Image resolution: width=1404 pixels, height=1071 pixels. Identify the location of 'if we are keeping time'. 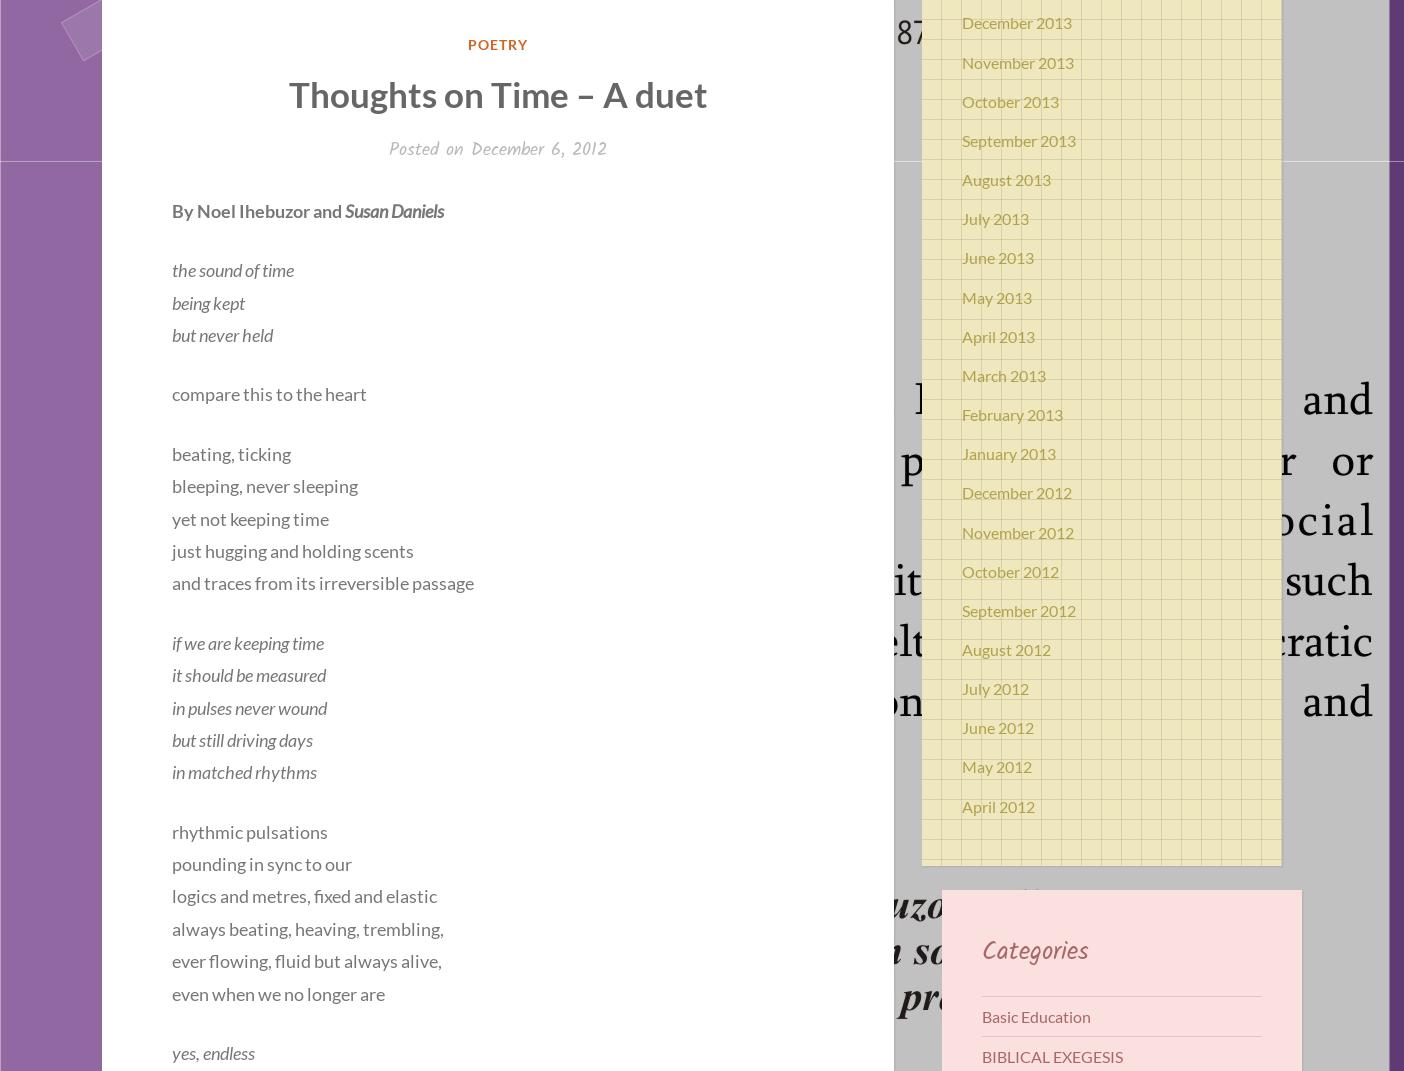
(247, 640).